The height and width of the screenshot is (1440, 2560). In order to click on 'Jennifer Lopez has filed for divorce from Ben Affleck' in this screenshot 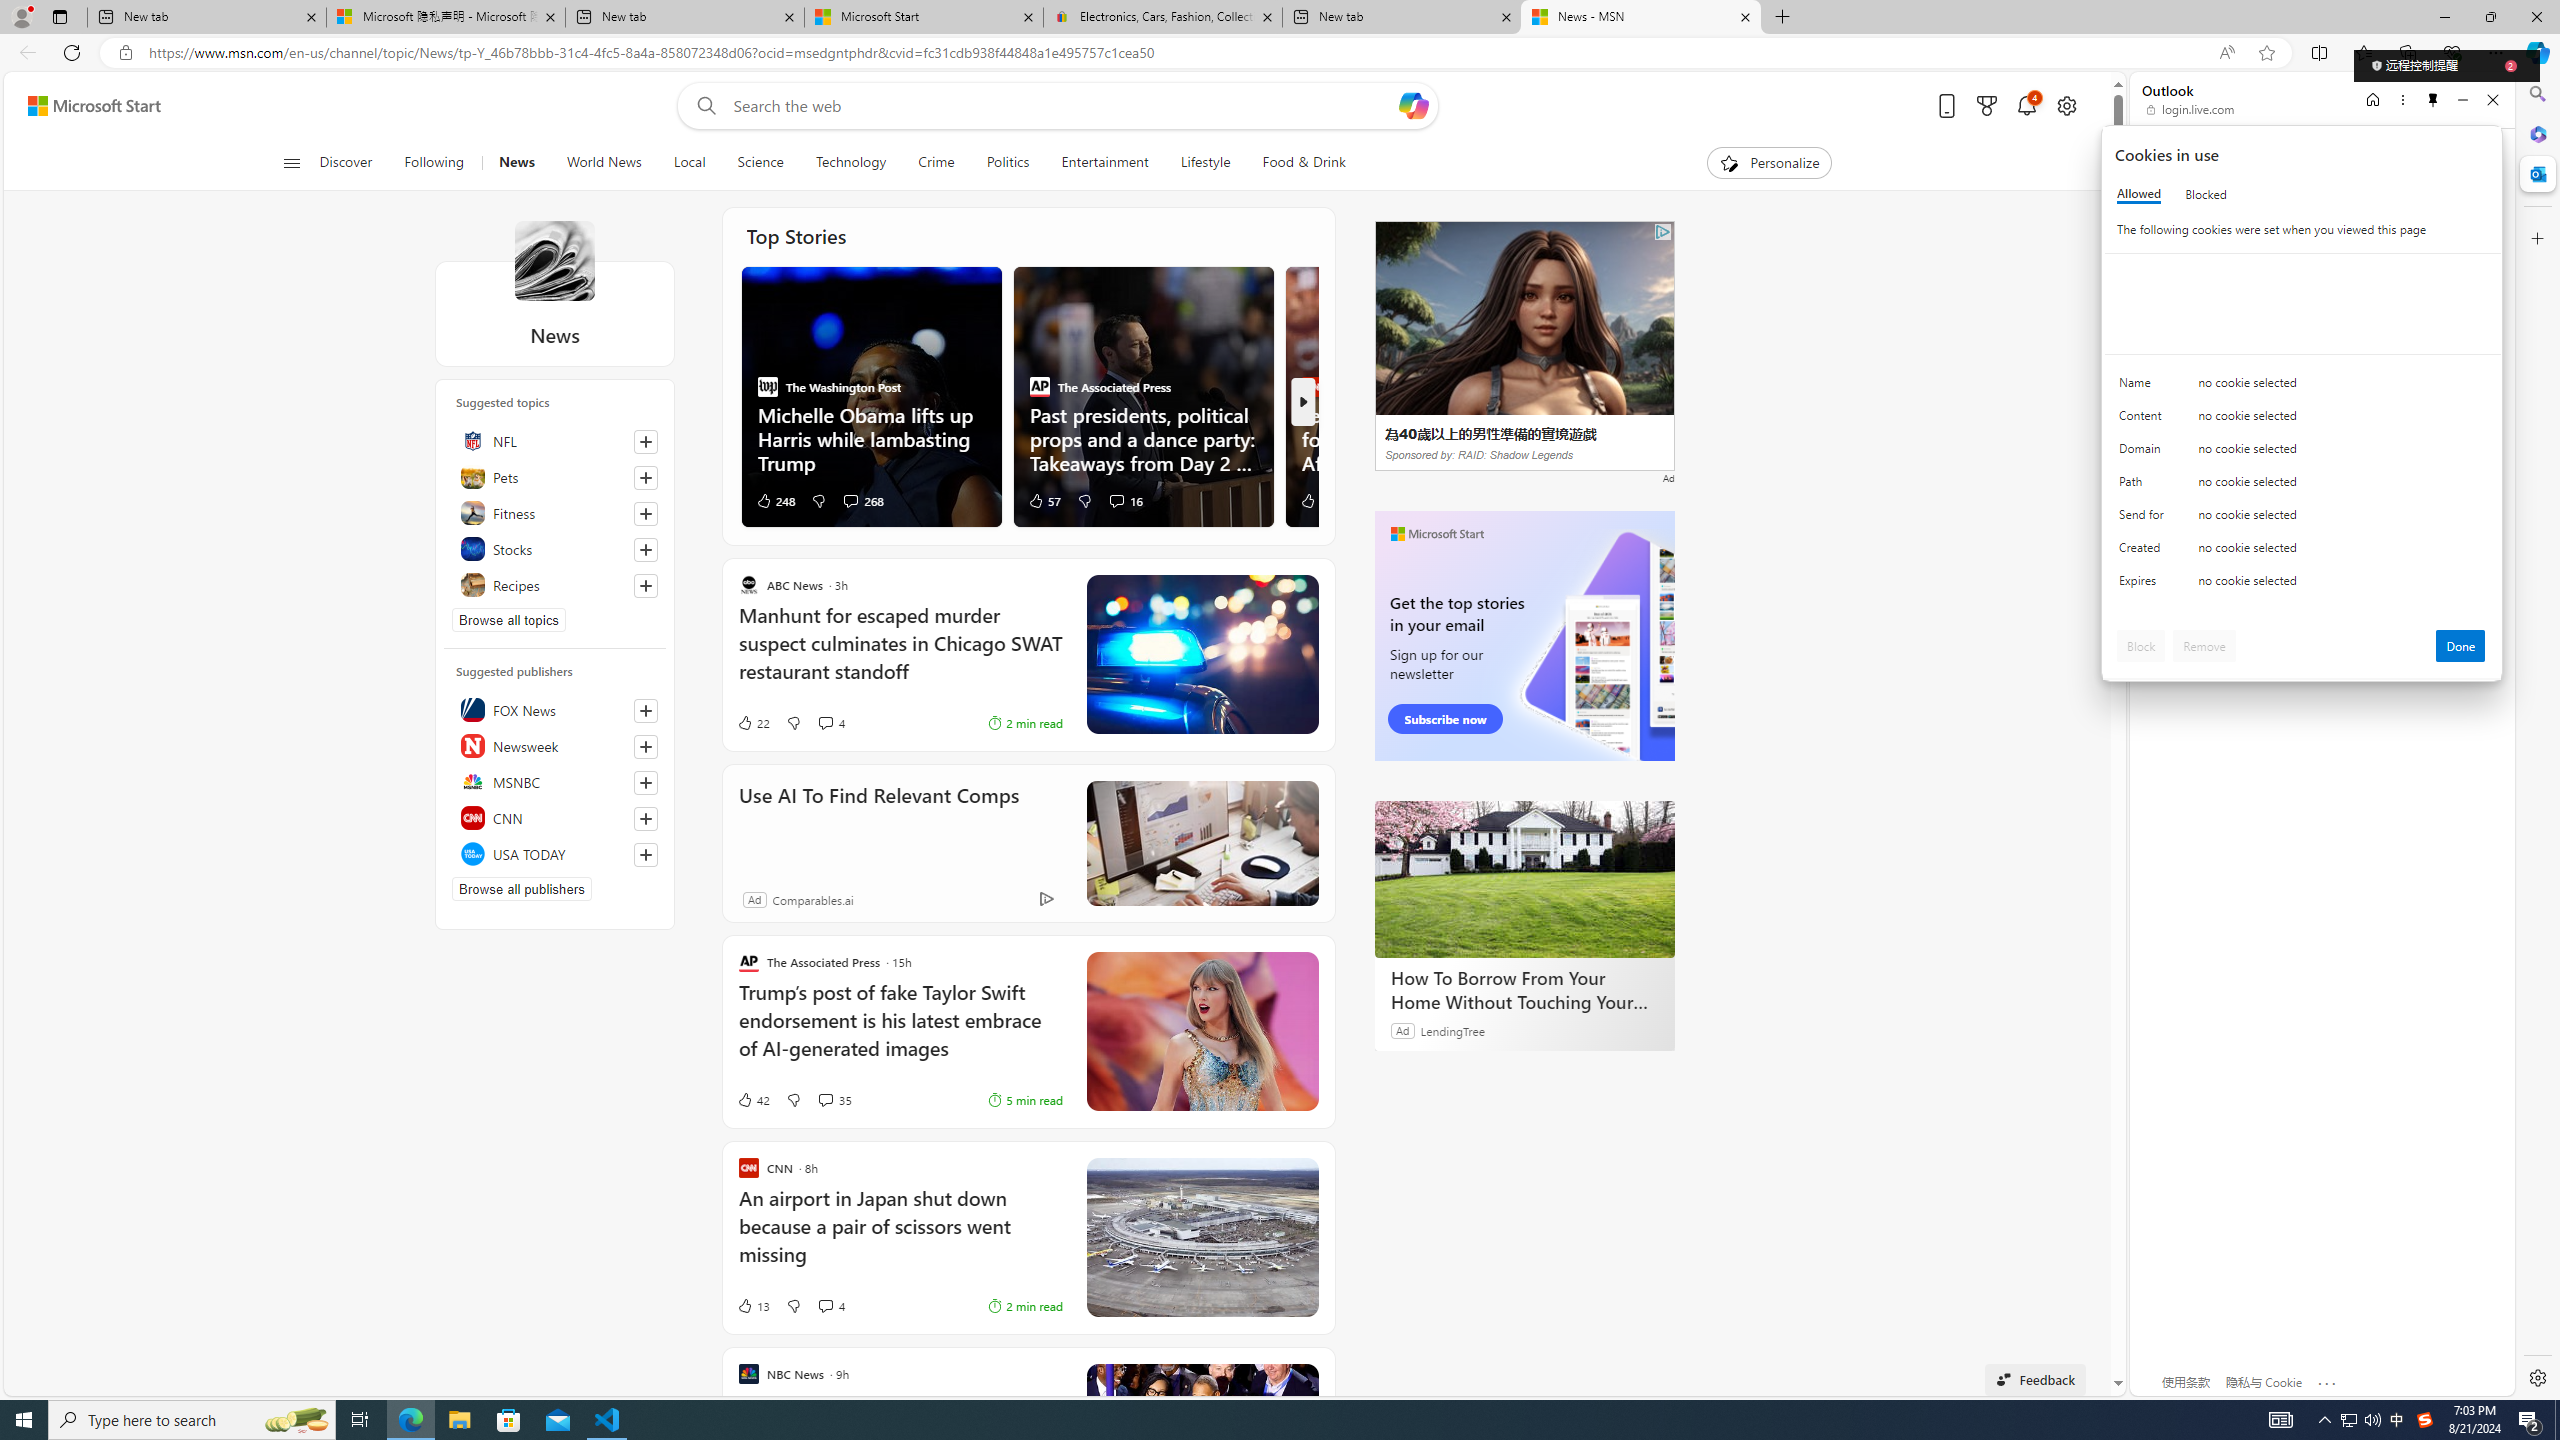, I will do `click(1414, 437)`.